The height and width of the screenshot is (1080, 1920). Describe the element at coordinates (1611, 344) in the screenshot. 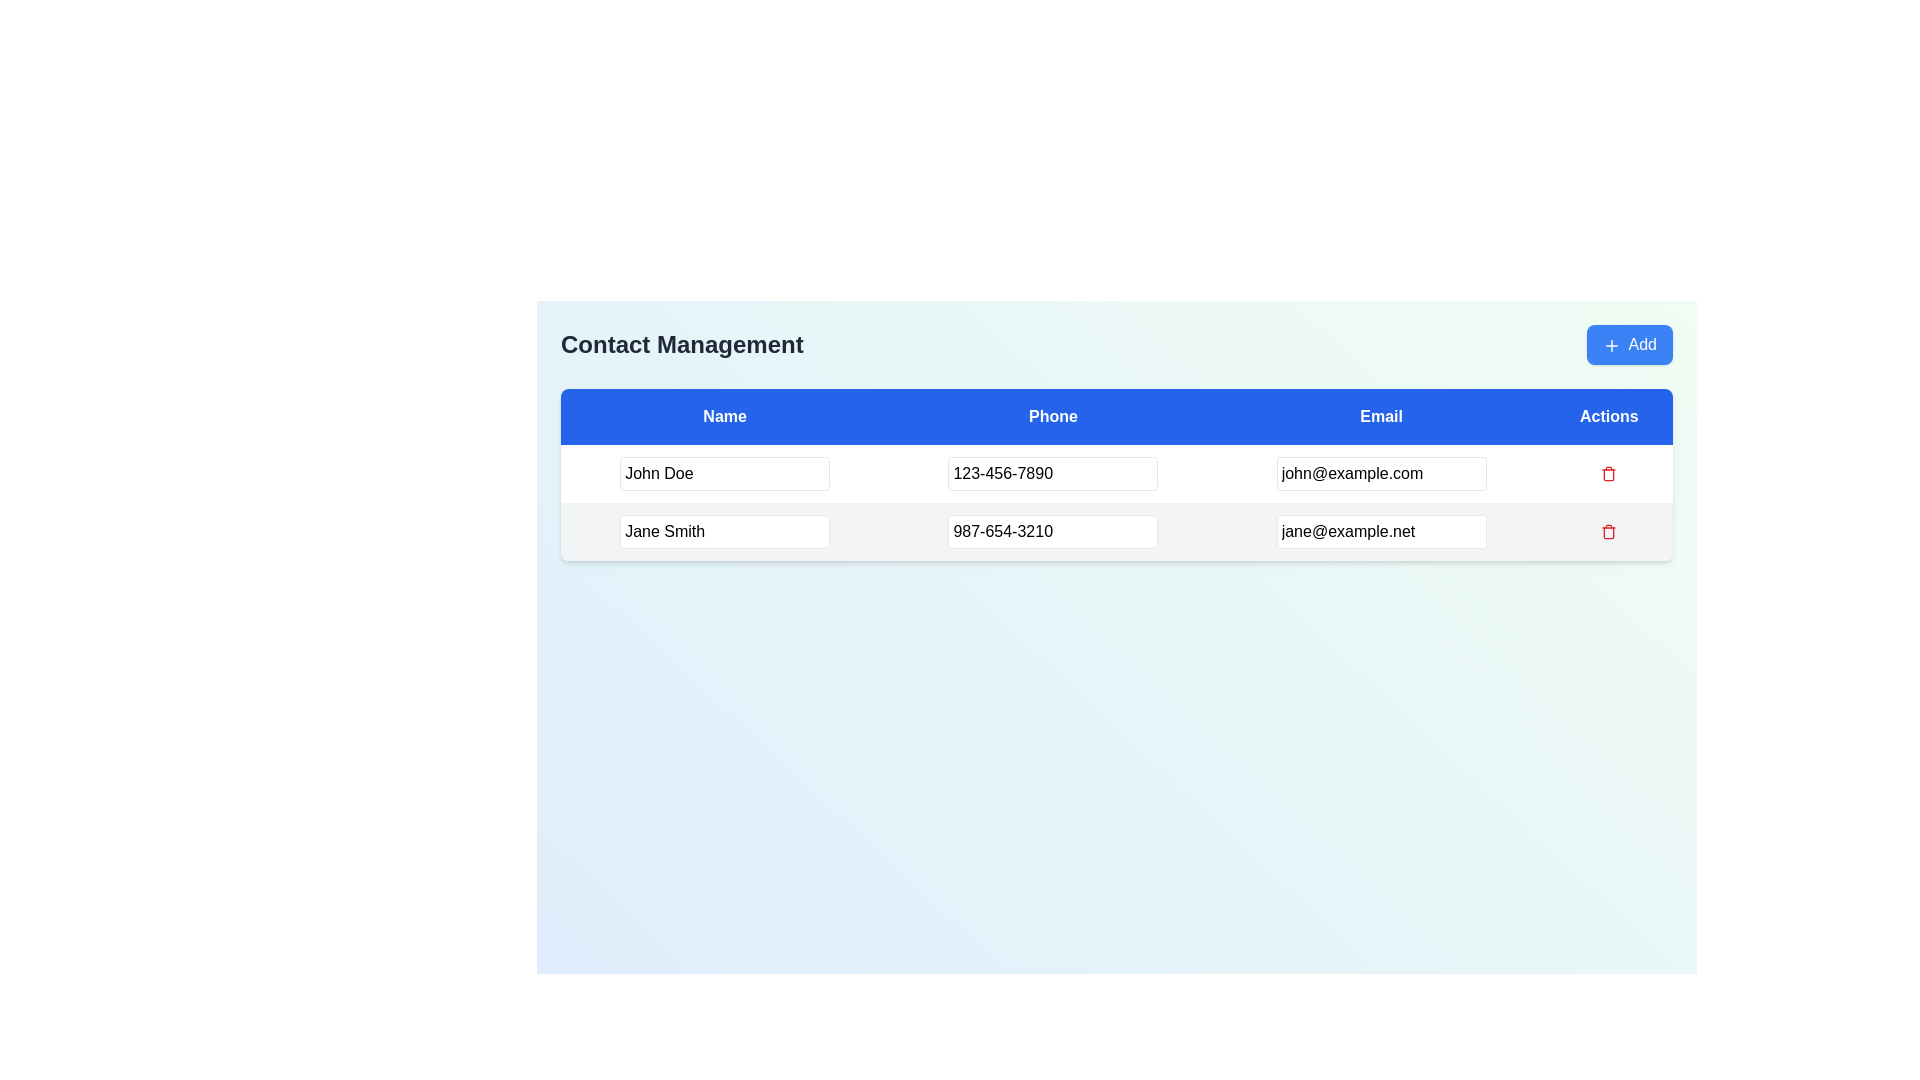

I see `the blue-bordered plus sign icon located within the blue rectangular button labeled 'Add' in the upper-right corner of the user interface` at that location.